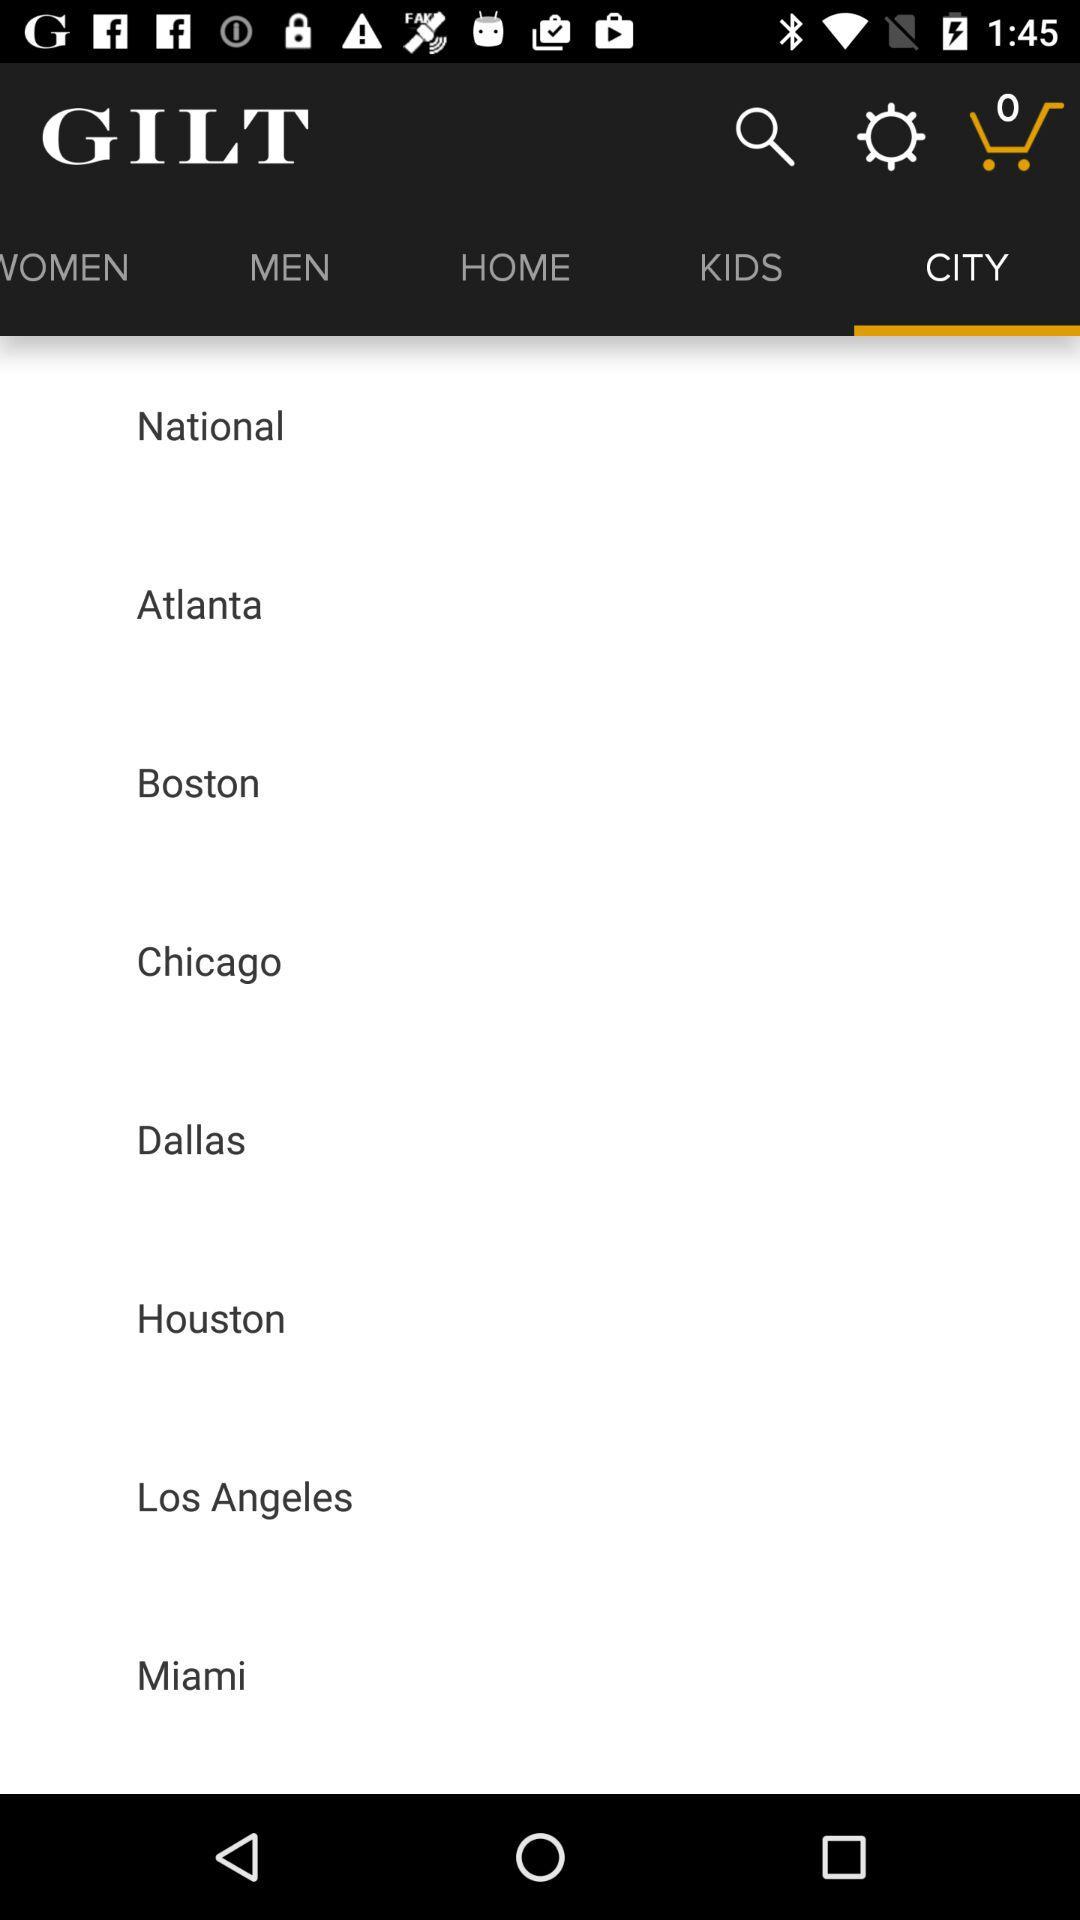  What do you see at coordinates (210, 423) in the screenshot?
I see `the national icon` at bounding box center [210, 423].